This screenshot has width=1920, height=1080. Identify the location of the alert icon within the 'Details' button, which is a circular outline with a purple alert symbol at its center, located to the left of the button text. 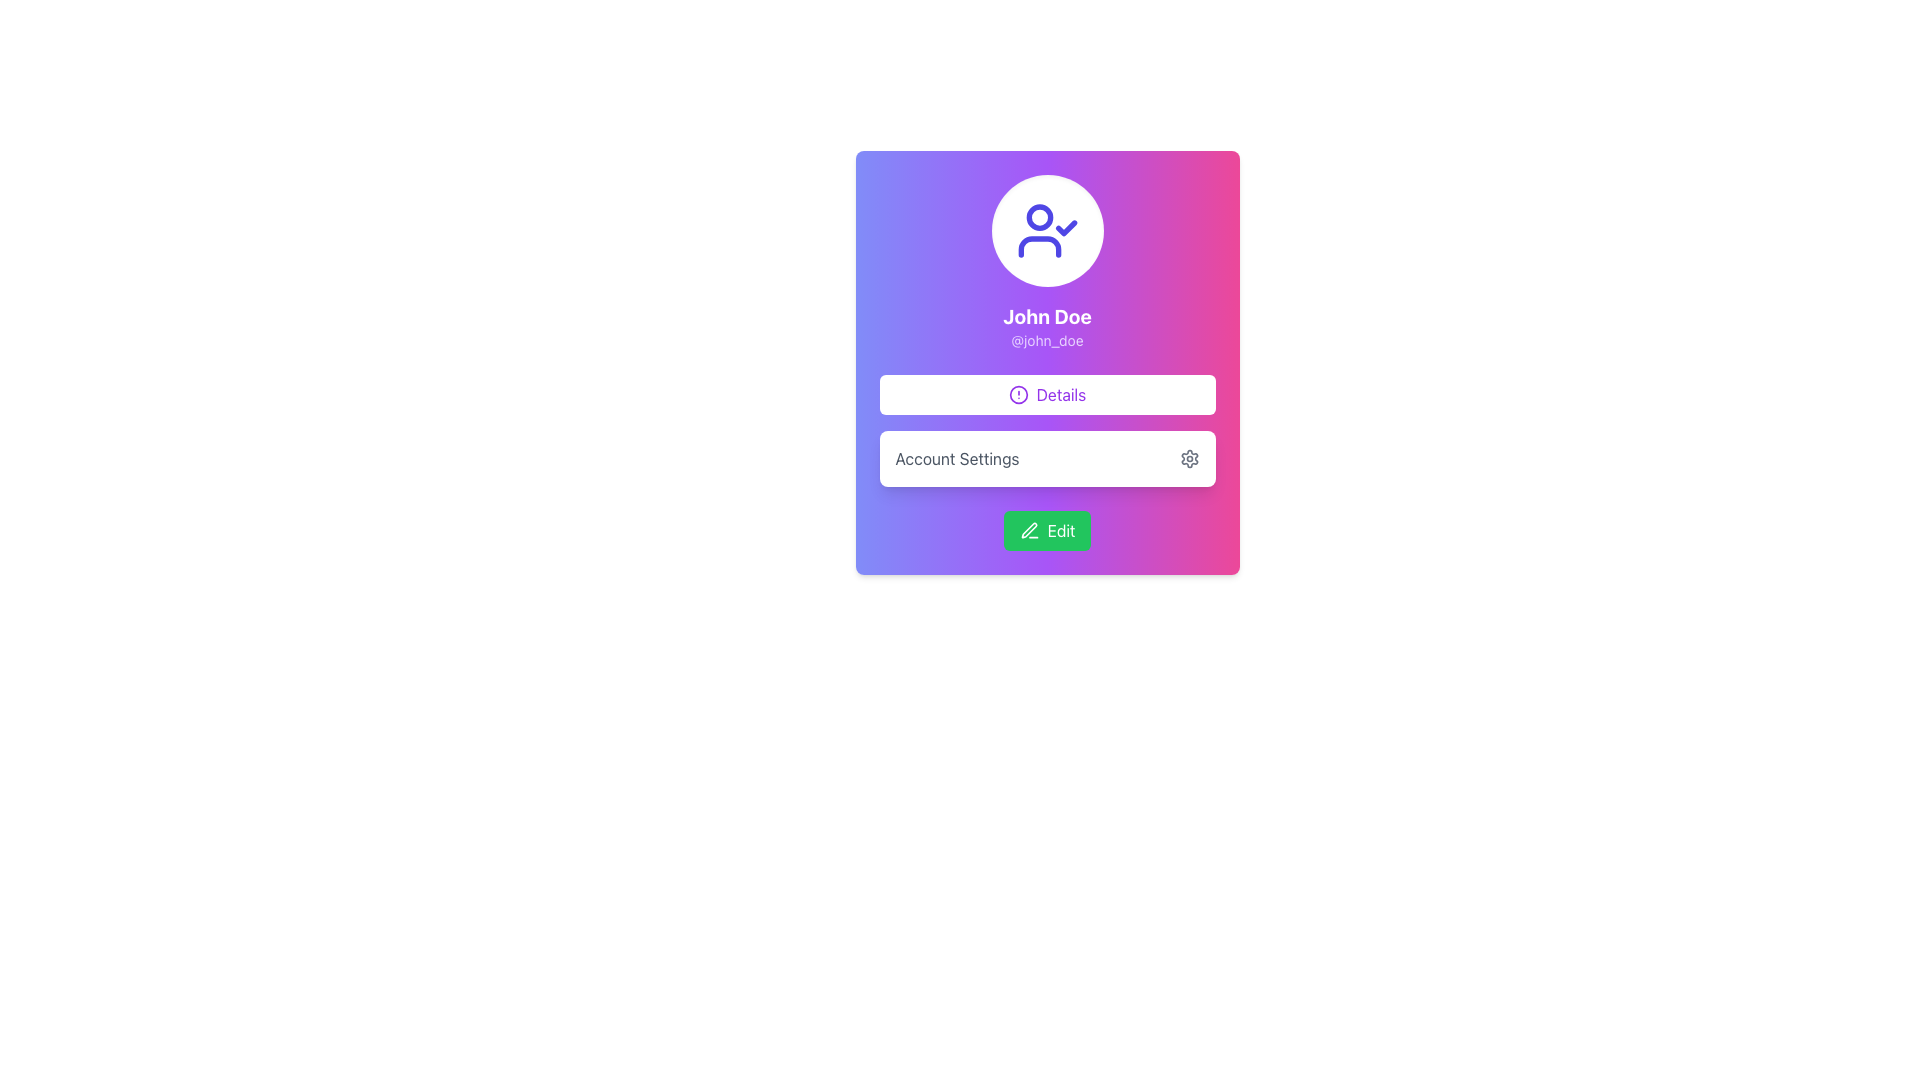
(1018, 394).